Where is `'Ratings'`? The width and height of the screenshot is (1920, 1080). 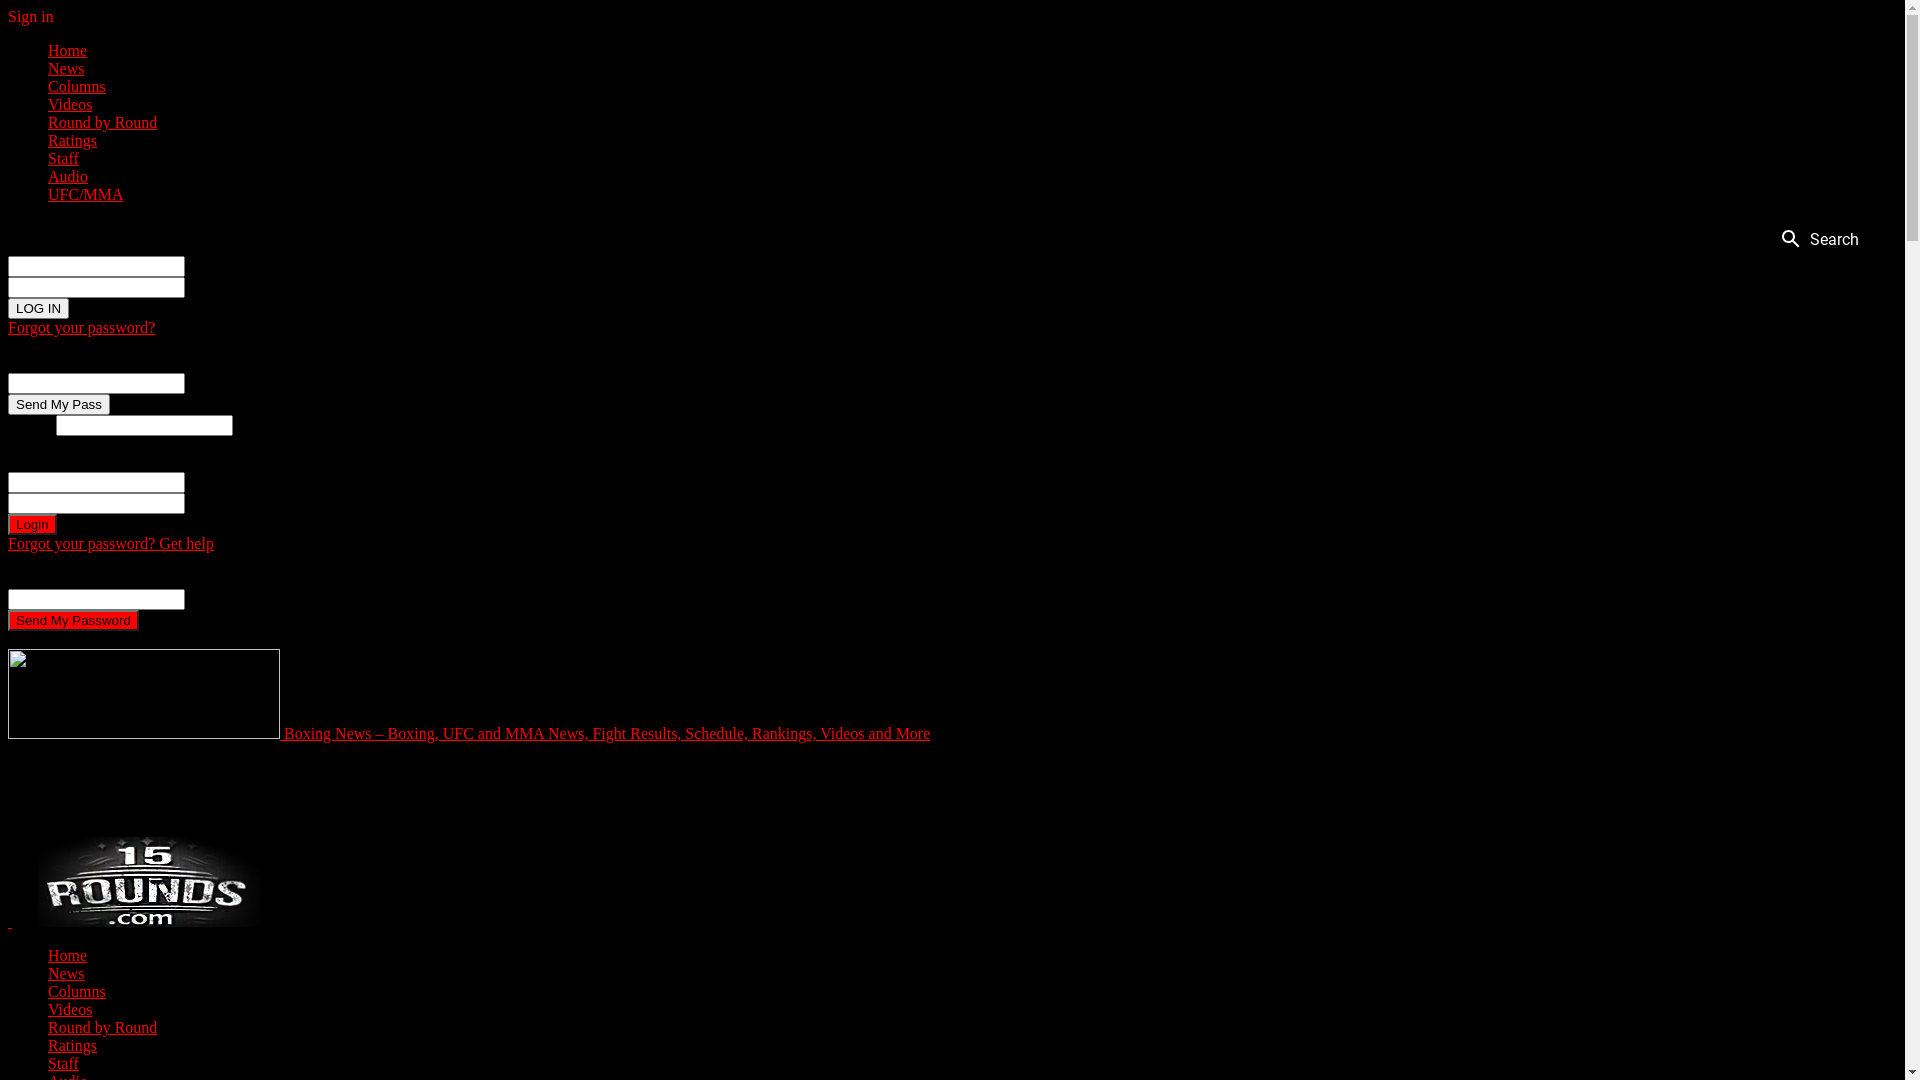 'Ratings' is located at coordinates (72, 139).